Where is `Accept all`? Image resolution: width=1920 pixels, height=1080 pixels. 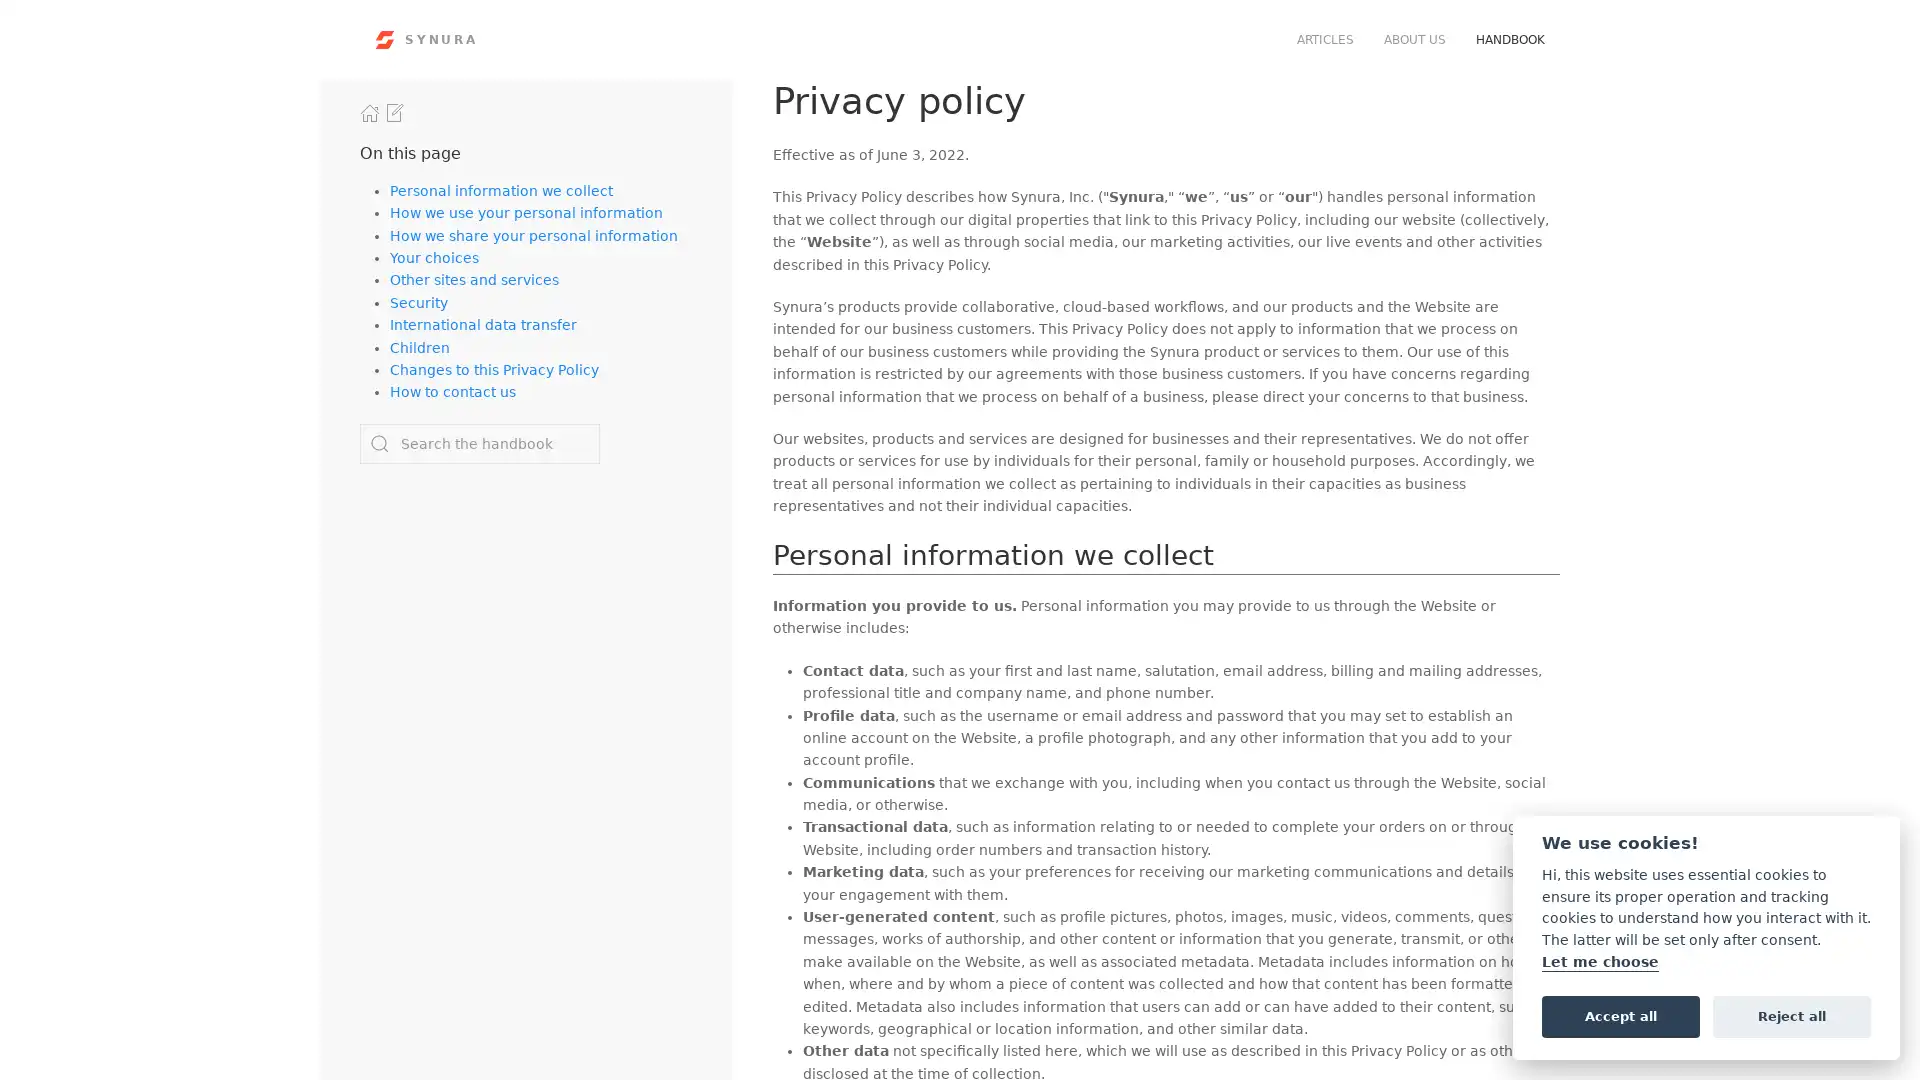 Accept all is located at coordinates (1620, 1015).